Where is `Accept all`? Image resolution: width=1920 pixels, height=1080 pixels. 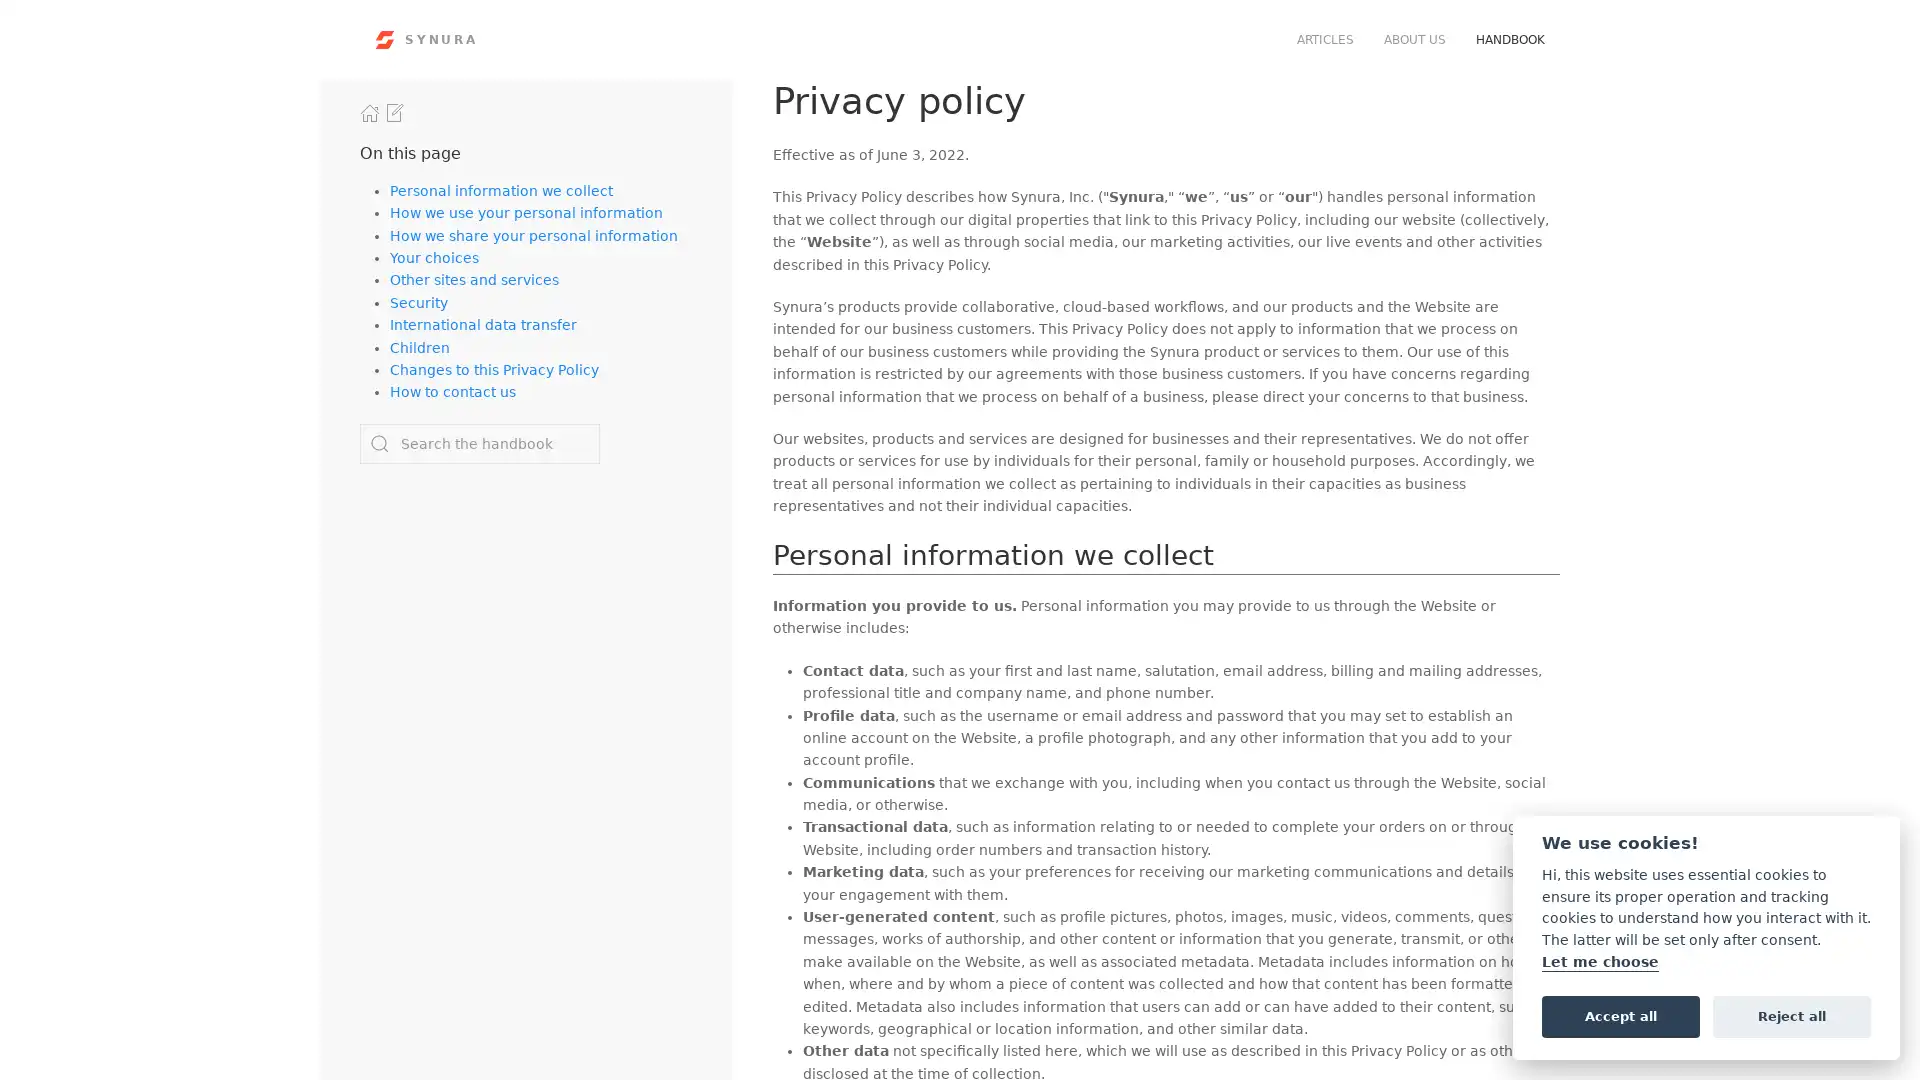 Accept all is located at coordinates (1620, 1015).